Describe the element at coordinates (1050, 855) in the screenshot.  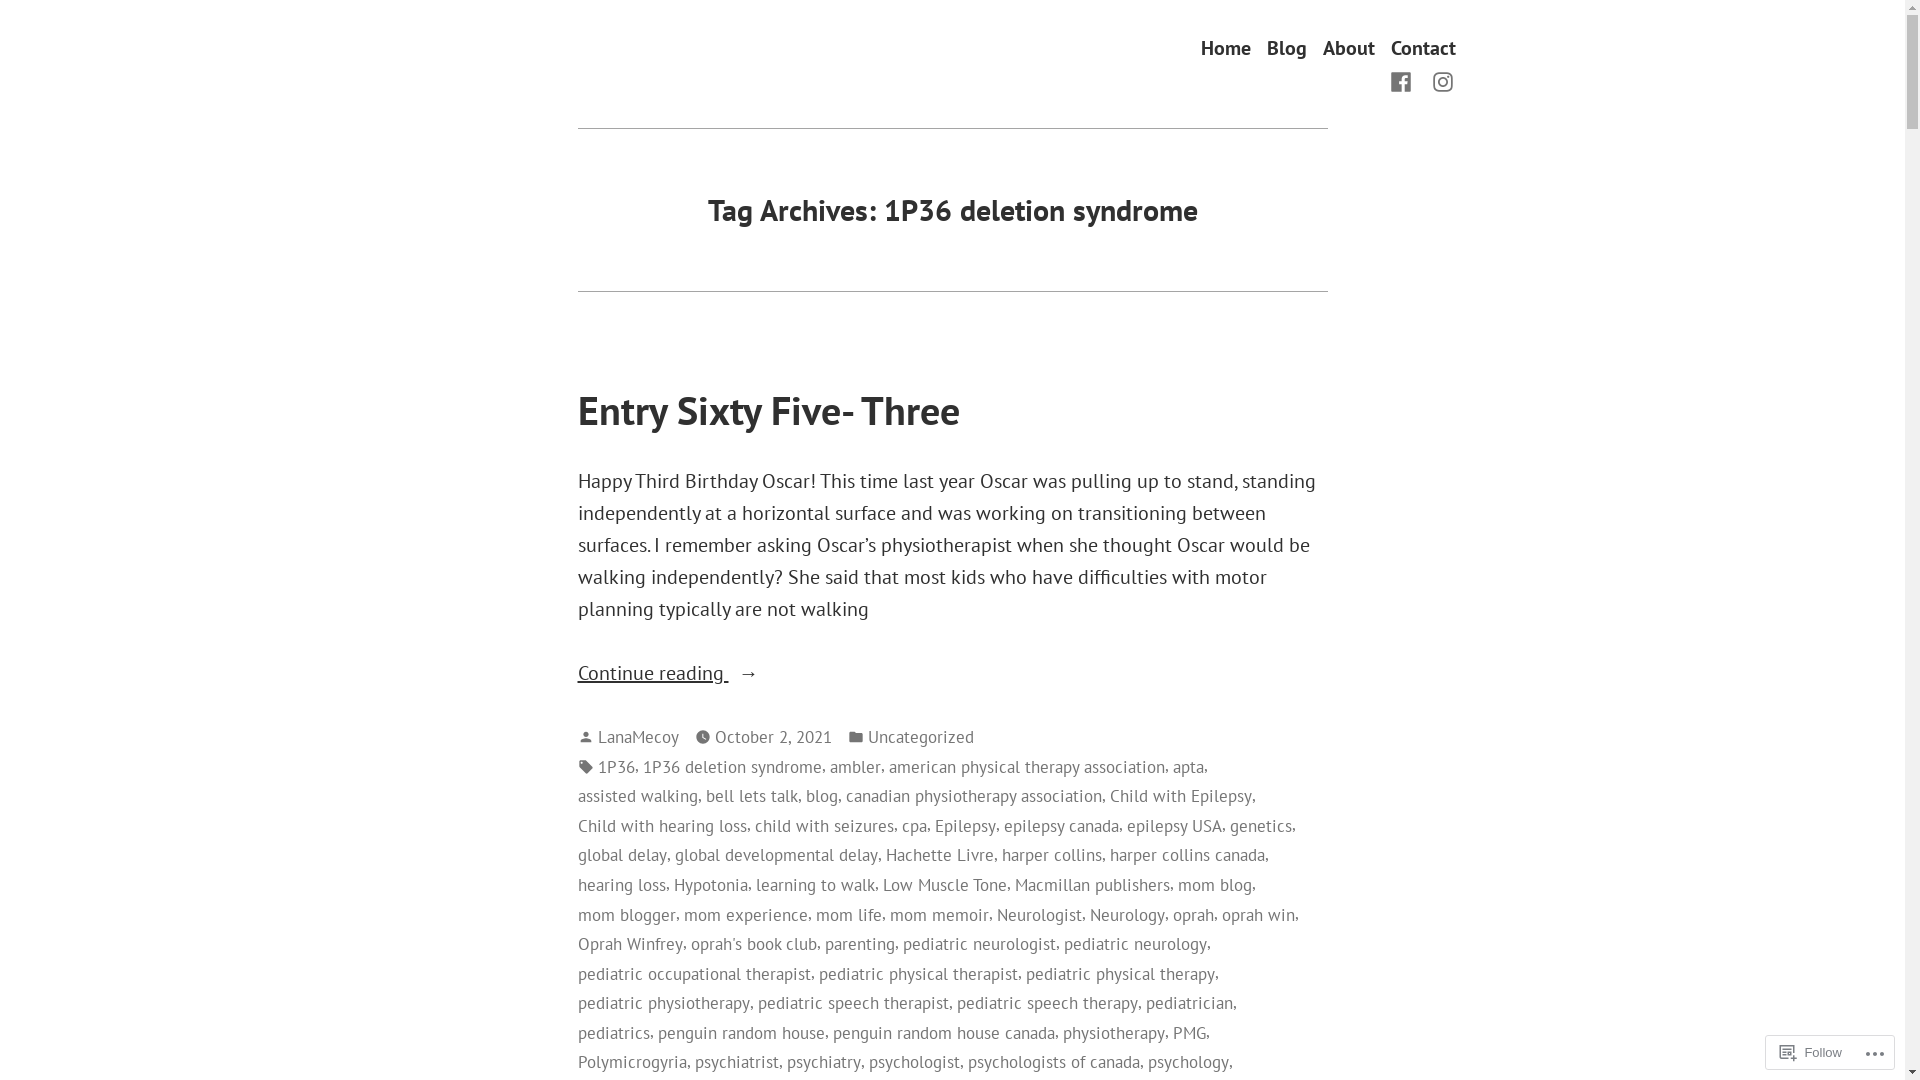
I see `'harper collins'` at that location.